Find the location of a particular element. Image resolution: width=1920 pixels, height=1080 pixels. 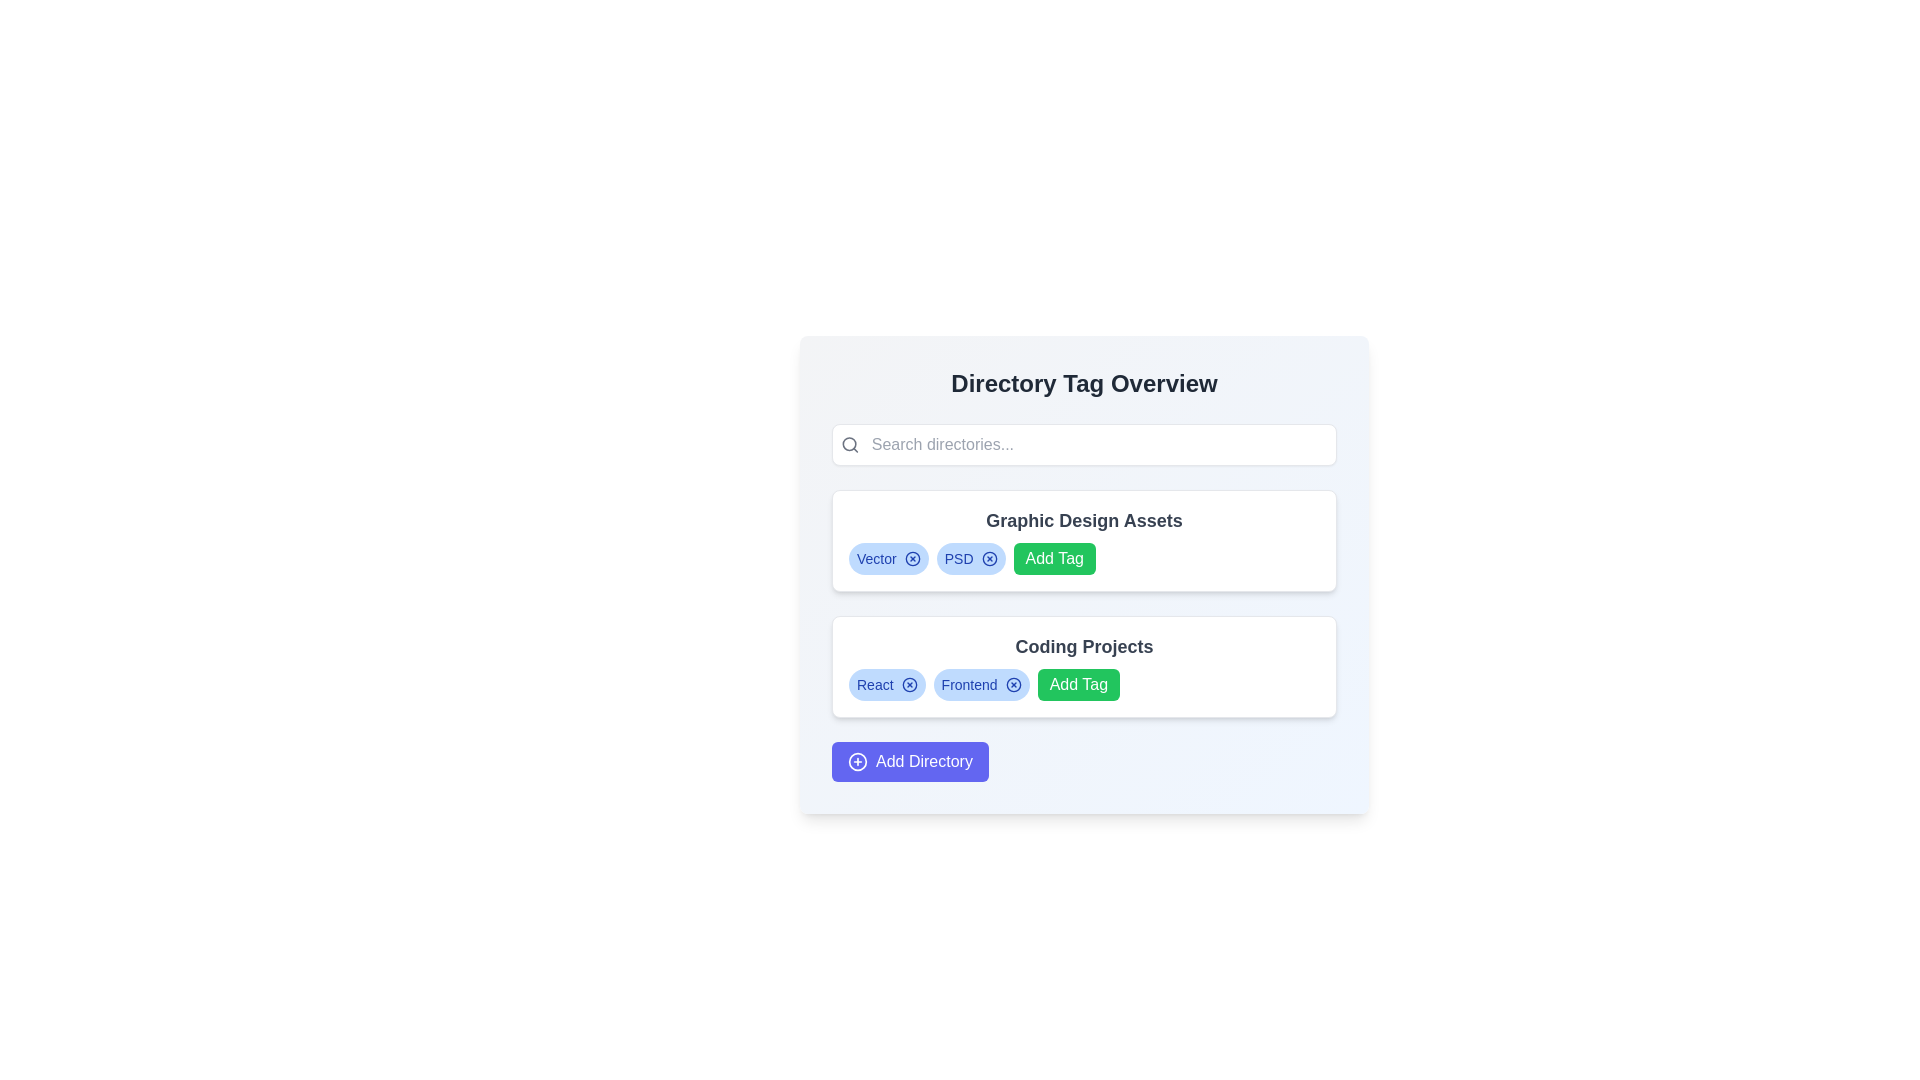

the 'x' icon on the 'Frontend' tag pill is located at coordinates (981, 684).